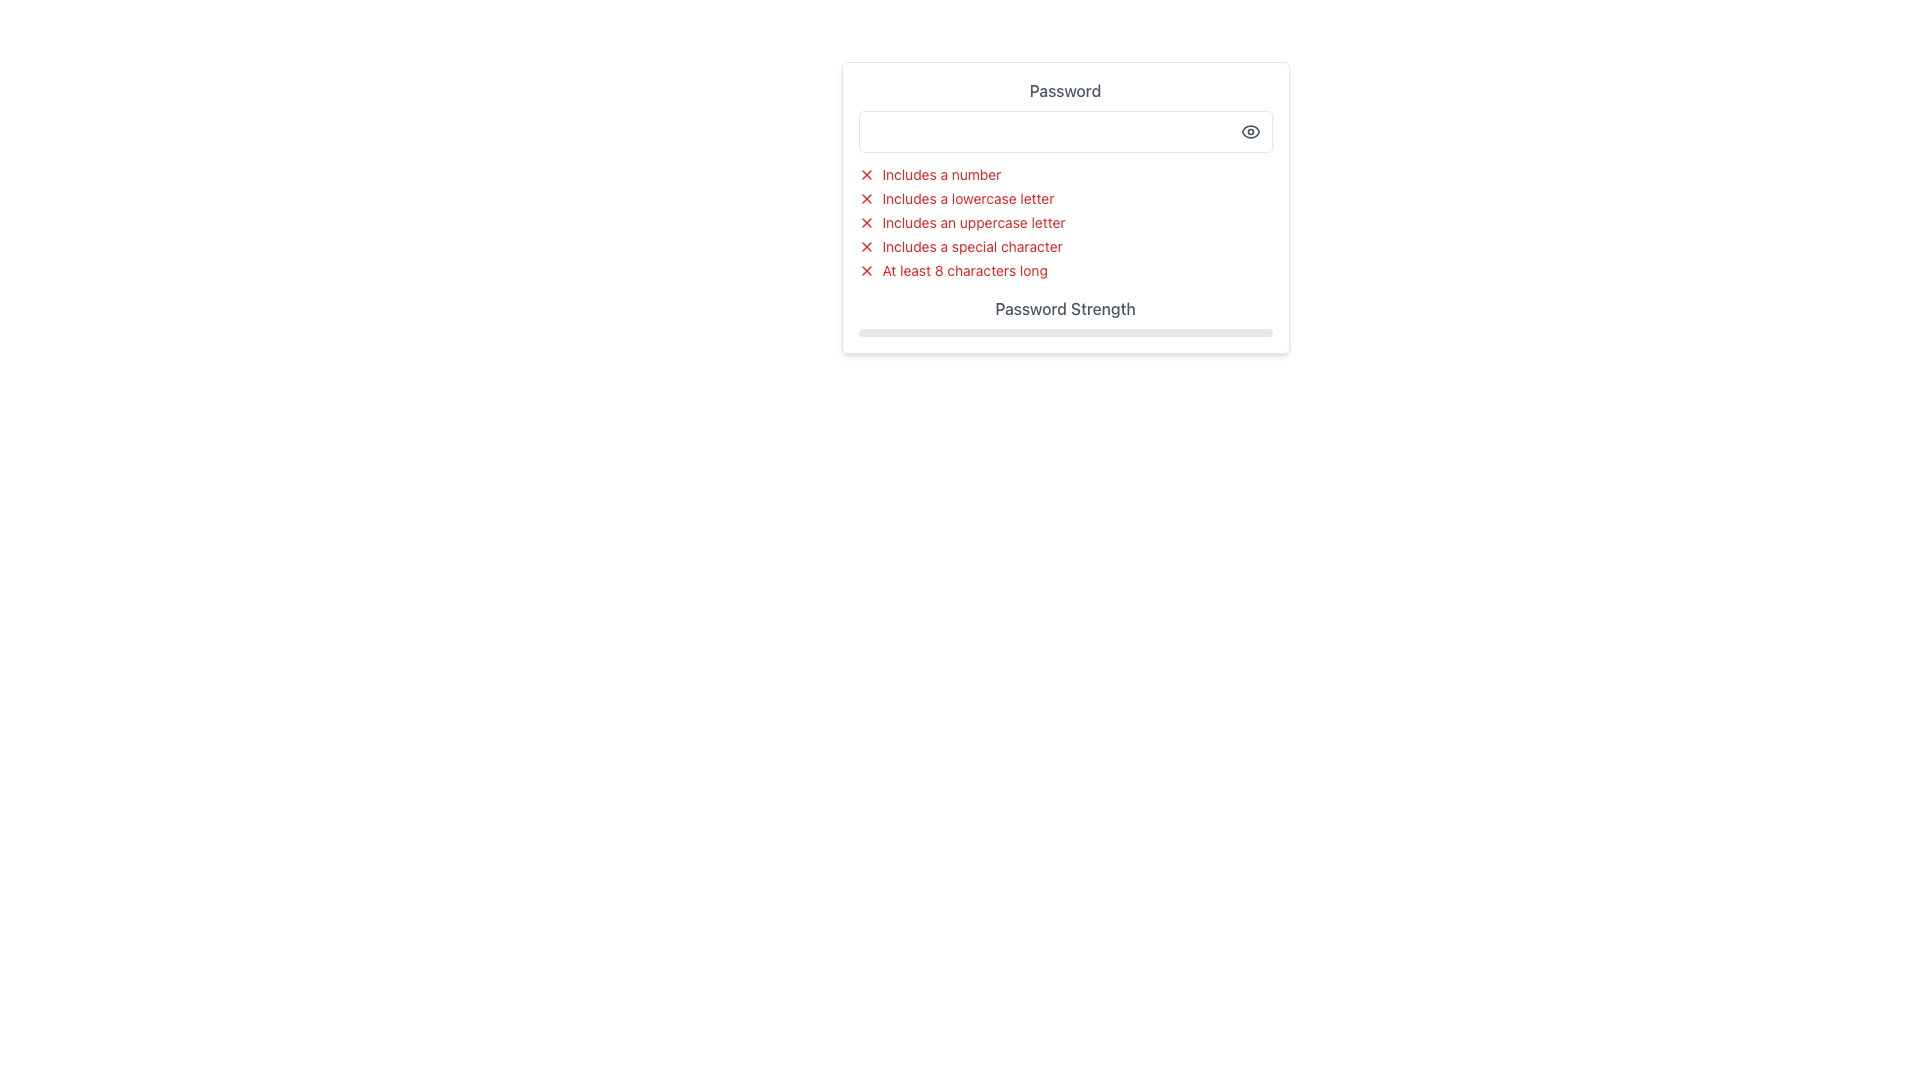 Image resolution: width=1920 pixels, height=1080 pixels. What do you see at coordinates (866, 245) in the screenshot?
I see `the 'X' icon indicating failure, which is styled with an outline format and positioned before the text 'Includes a special character'` at bounding box center [866, 245].